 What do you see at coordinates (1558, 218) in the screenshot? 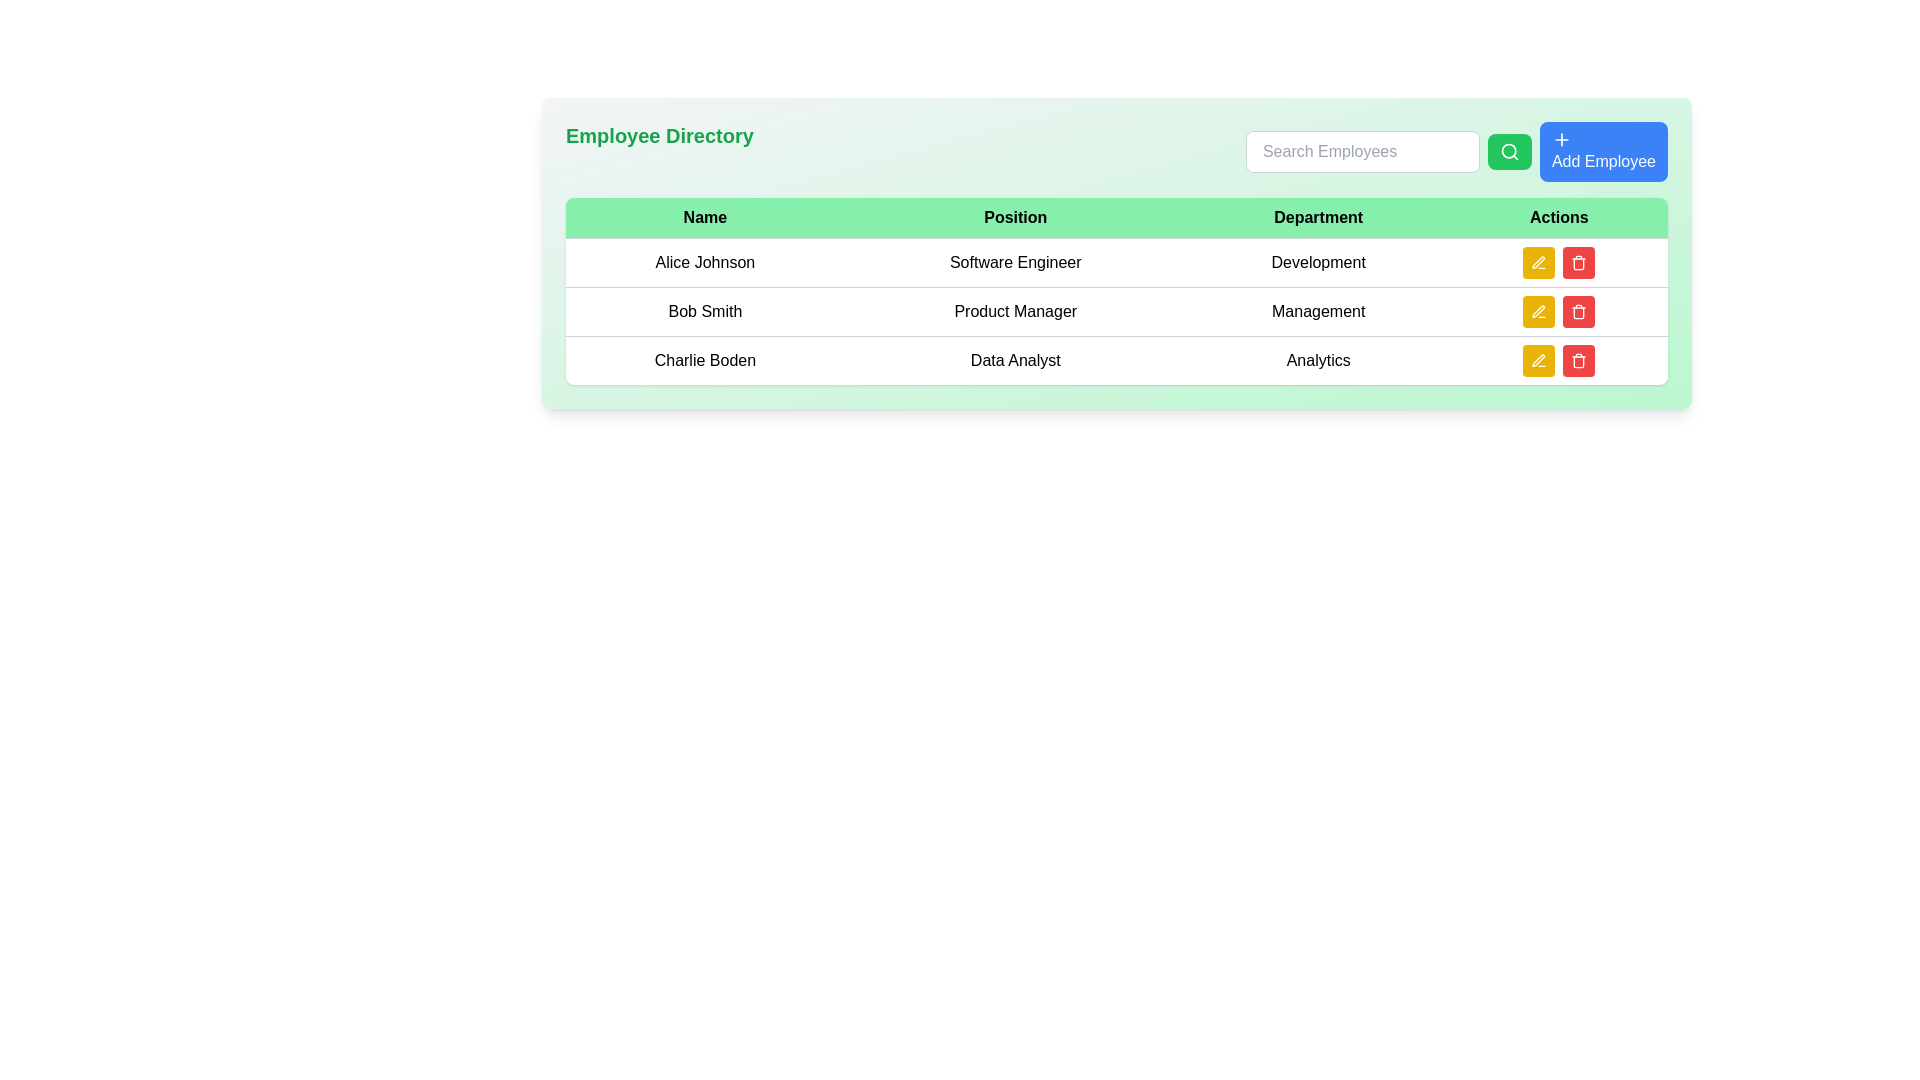
I see `the 'Actions' text label in the header row of the employee table, which is the rightmost cell with a light green background and bold black text` at bounding box center [1558, 218].